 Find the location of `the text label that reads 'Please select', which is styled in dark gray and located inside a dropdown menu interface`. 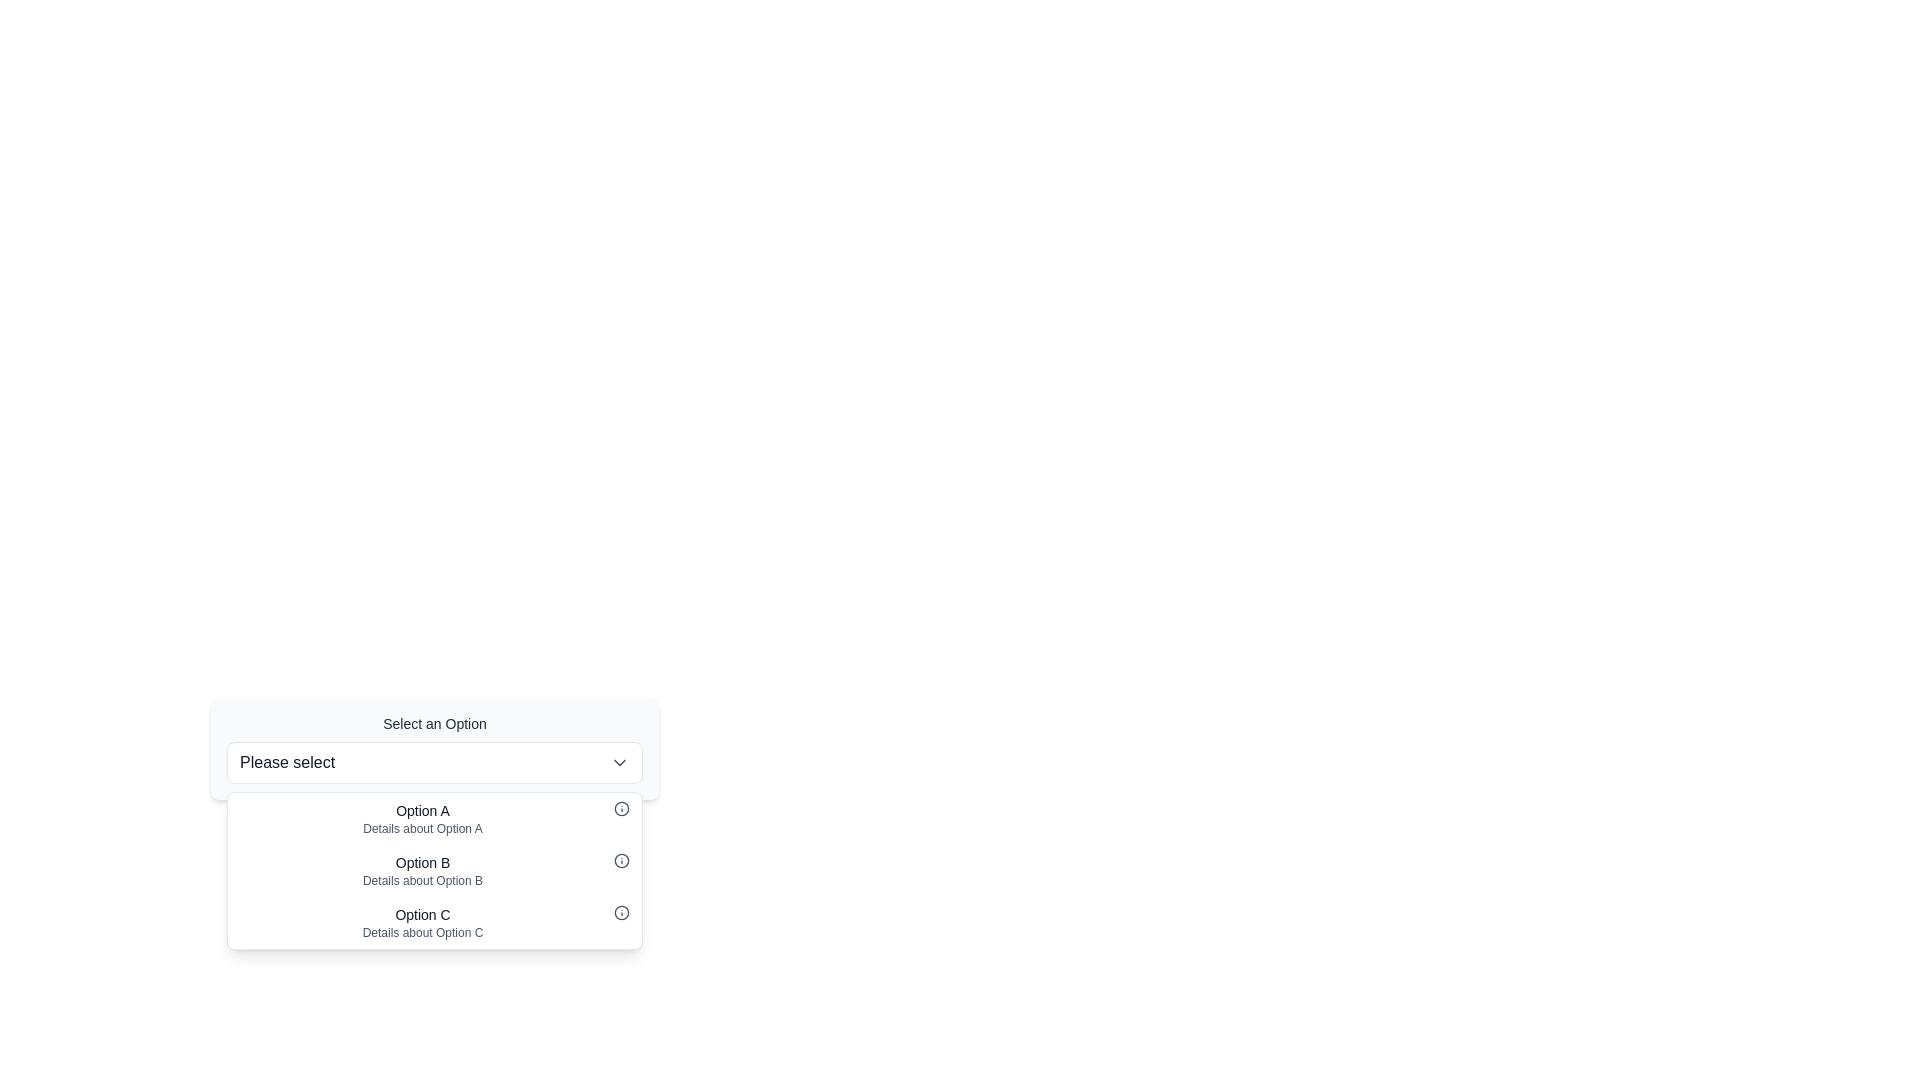

the text label that reads 'Please select', which is styled in dark gray and located inside a dropdown menu interface is located at coordinates (286, 763).